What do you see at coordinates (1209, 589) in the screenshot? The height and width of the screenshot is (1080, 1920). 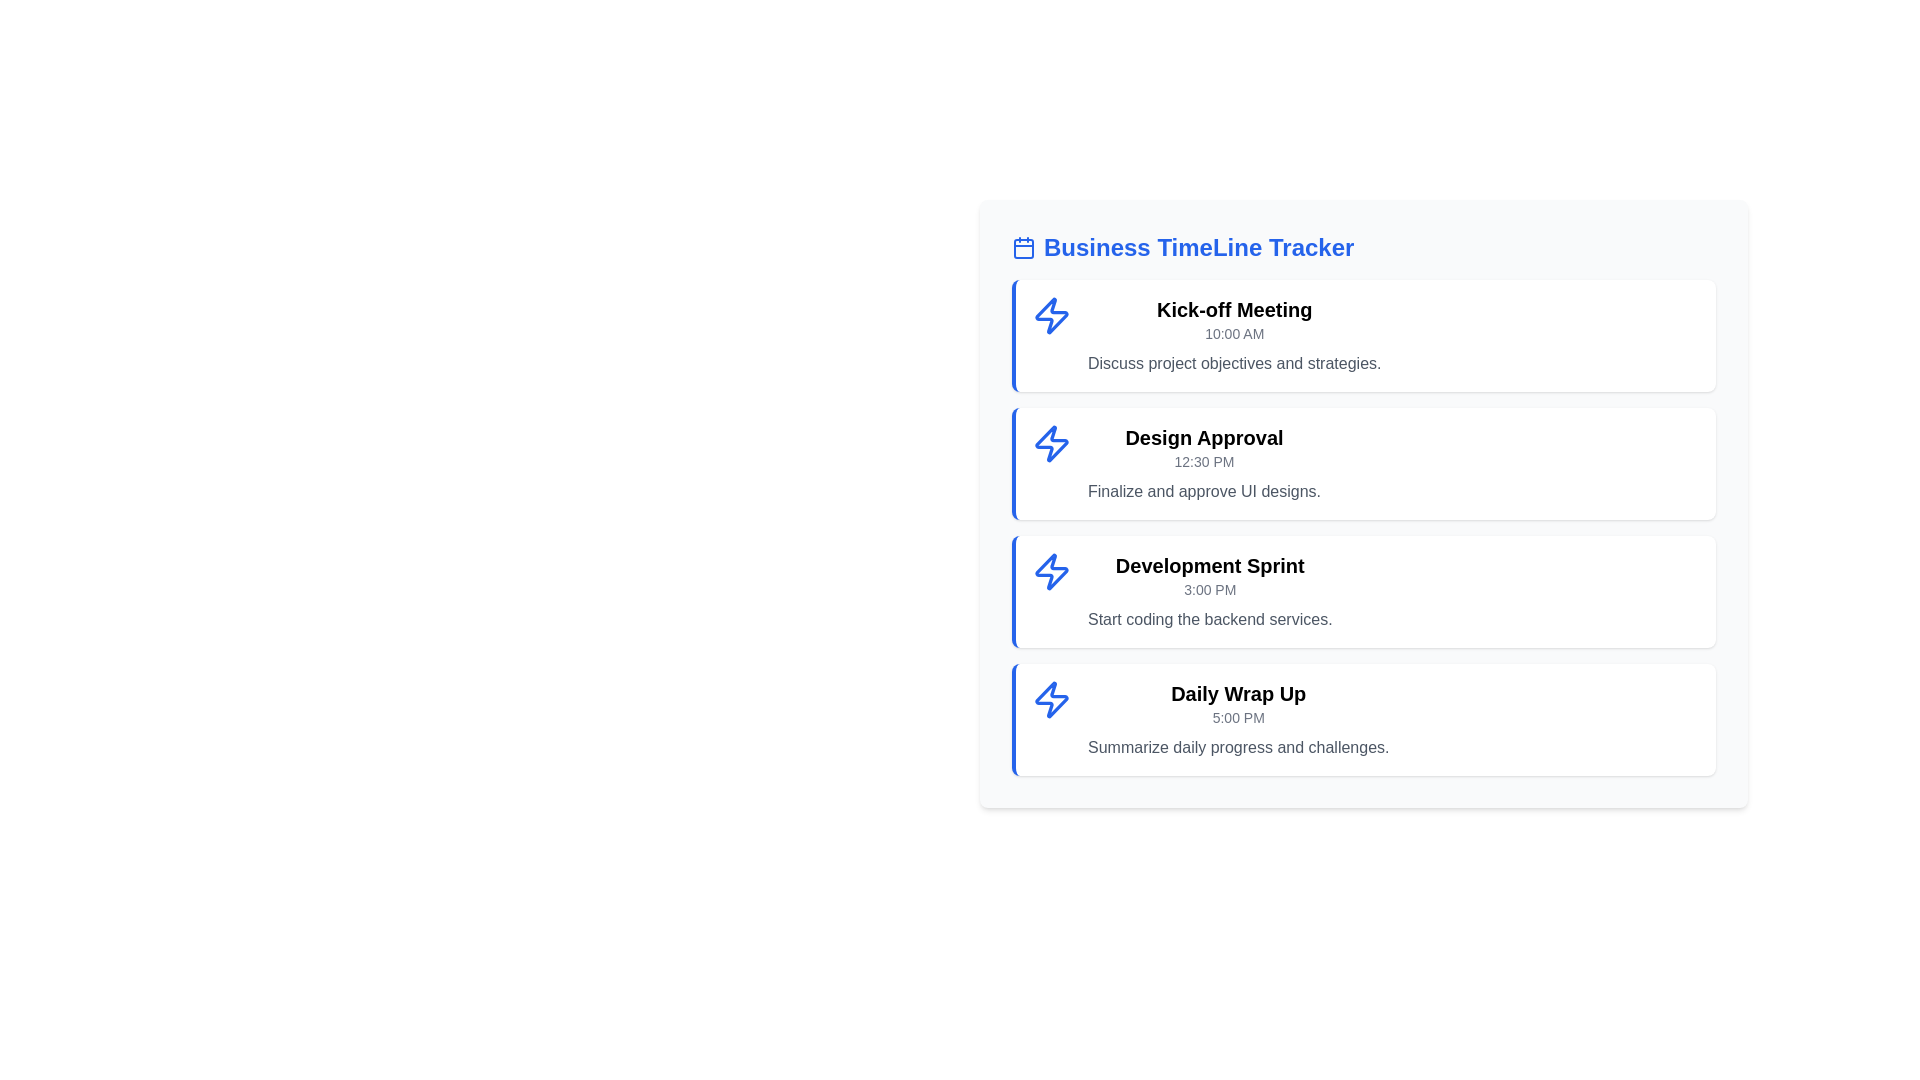 I see `timestamp displayed as '3:00 PM' in a small gray font, located below the 'Development Sprint' heading` at bounding box center [1209, 589].